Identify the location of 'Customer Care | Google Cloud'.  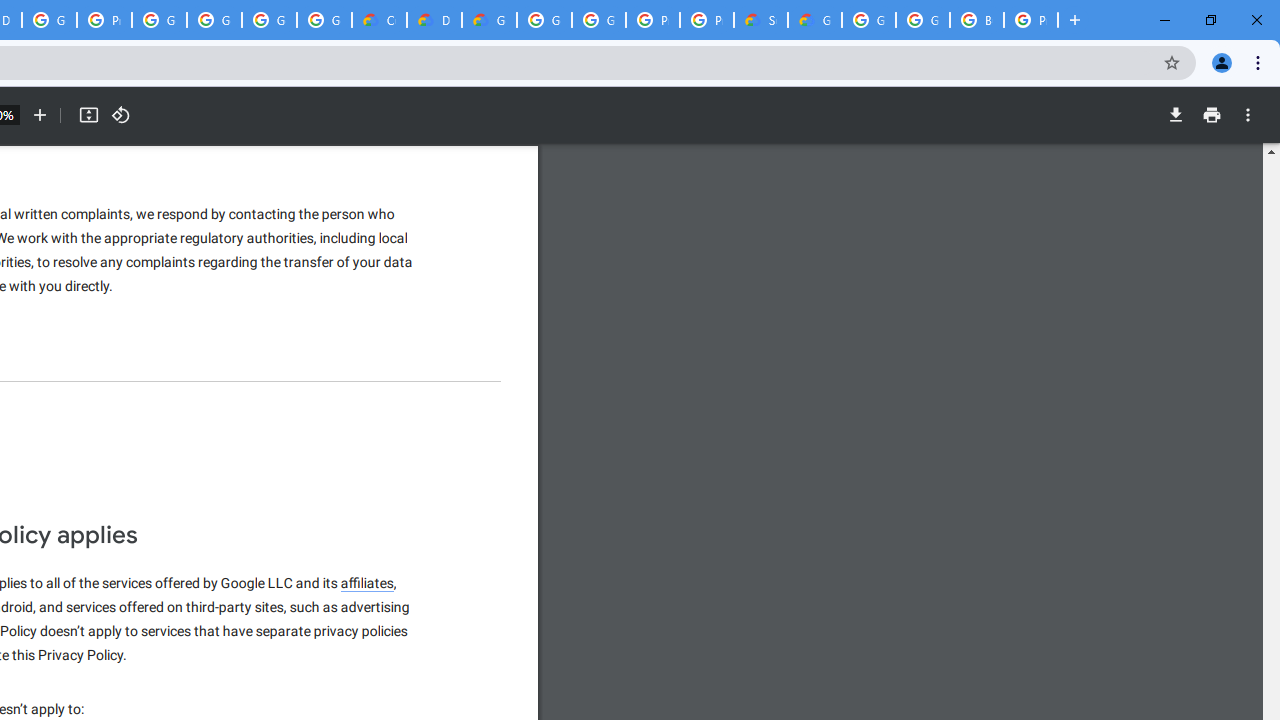
(379, 20).